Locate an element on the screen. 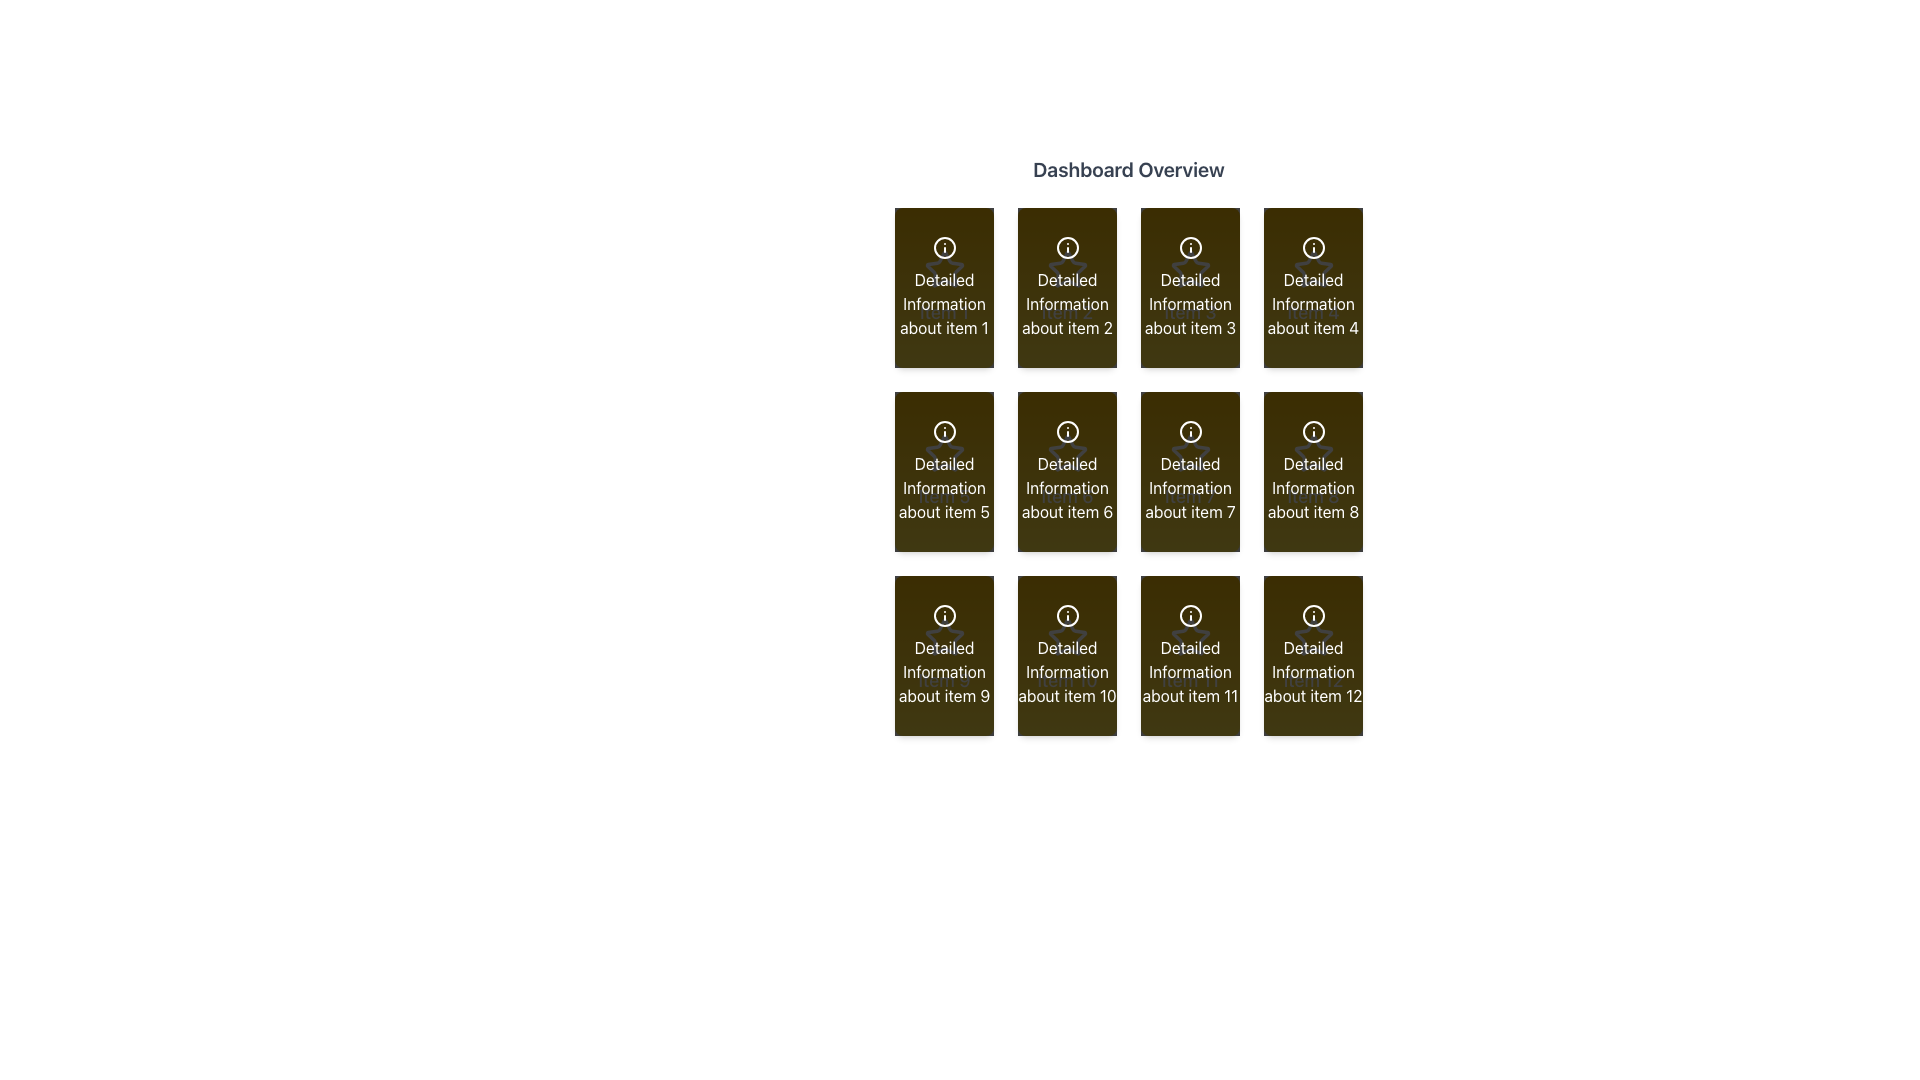  static text label displaying 'Item 8' which is part of a yellow gradient card in the second row and fourth column of the grid layout is located at coordinates (1313, 496).